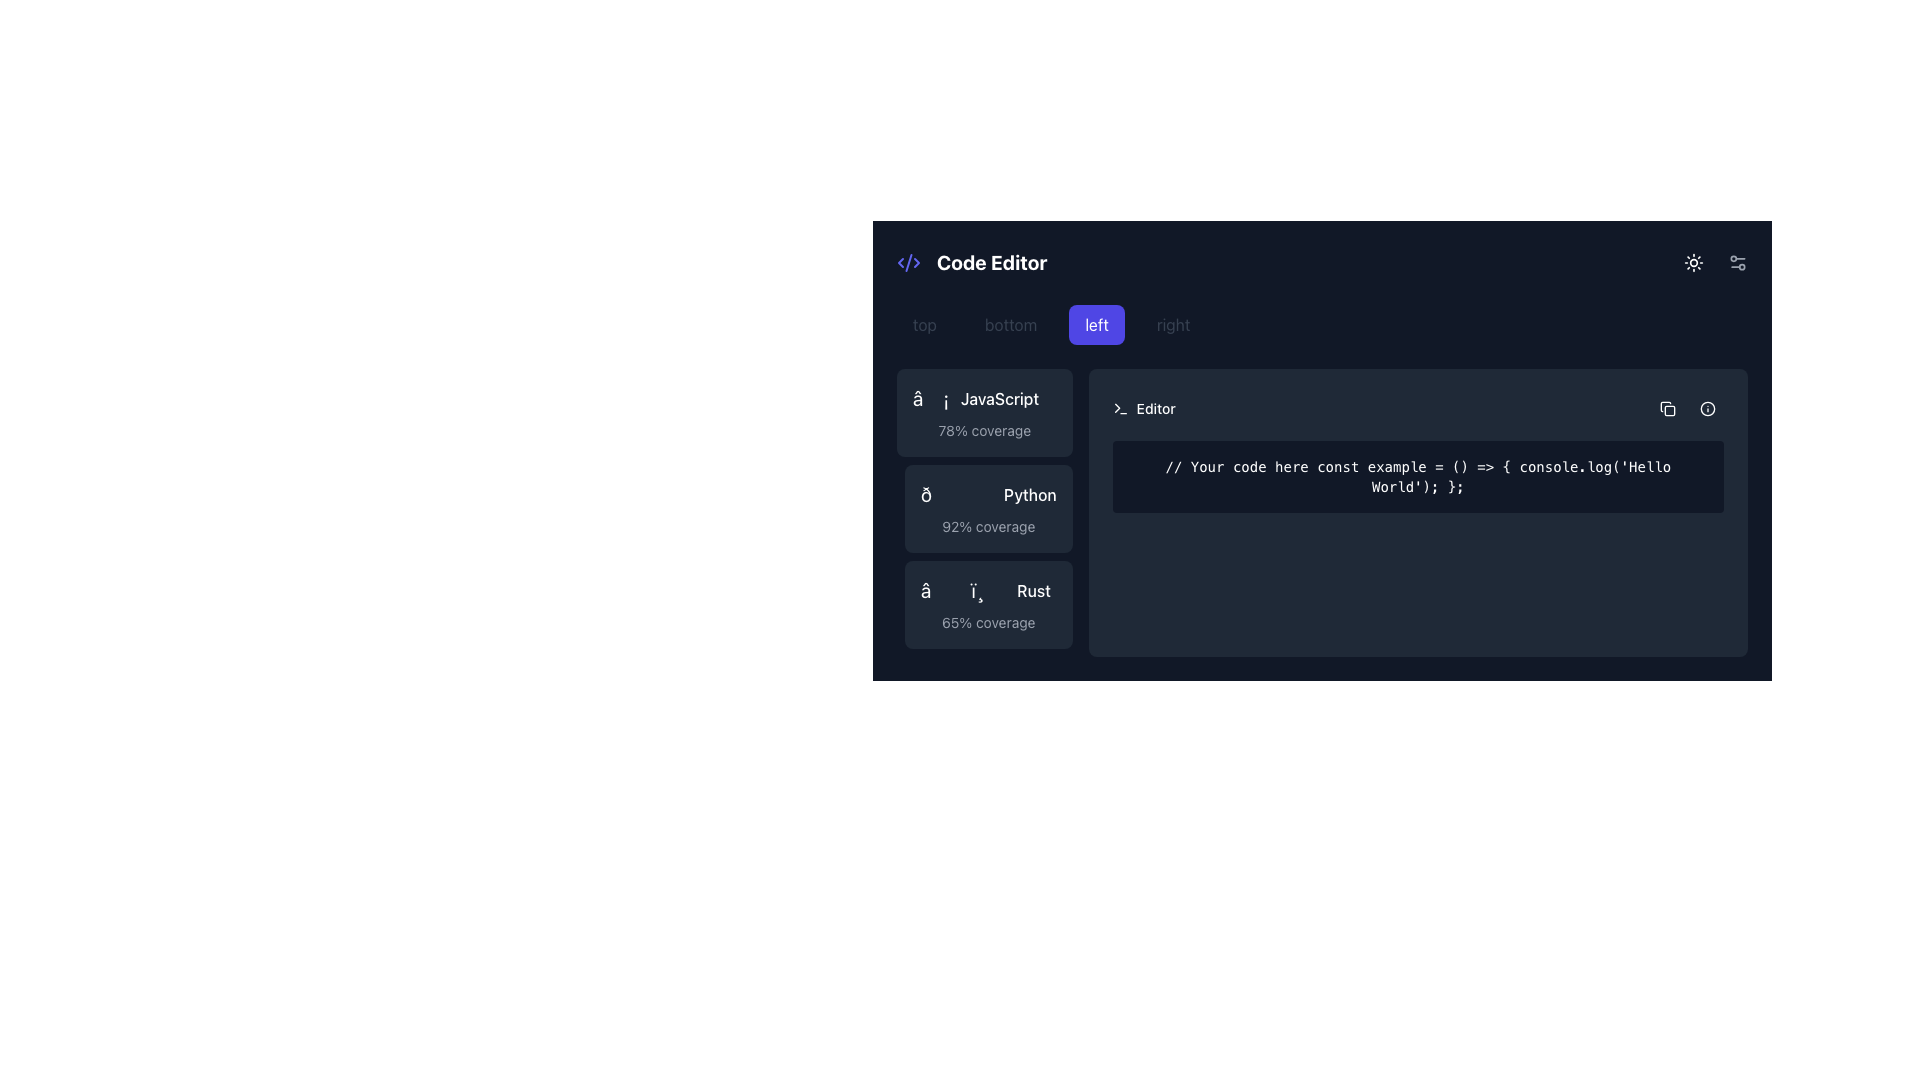 This screenshot has height=1080, width=1920. What do you see at coordinates (1711, 261) in the screenshot?
I see `the toggle and settings button located in the top-right corner of the interface, which features a sun icon for light/dark mode and a gear icon for settings, to receive additional visual feedback` at bounding box center [1711, 261].